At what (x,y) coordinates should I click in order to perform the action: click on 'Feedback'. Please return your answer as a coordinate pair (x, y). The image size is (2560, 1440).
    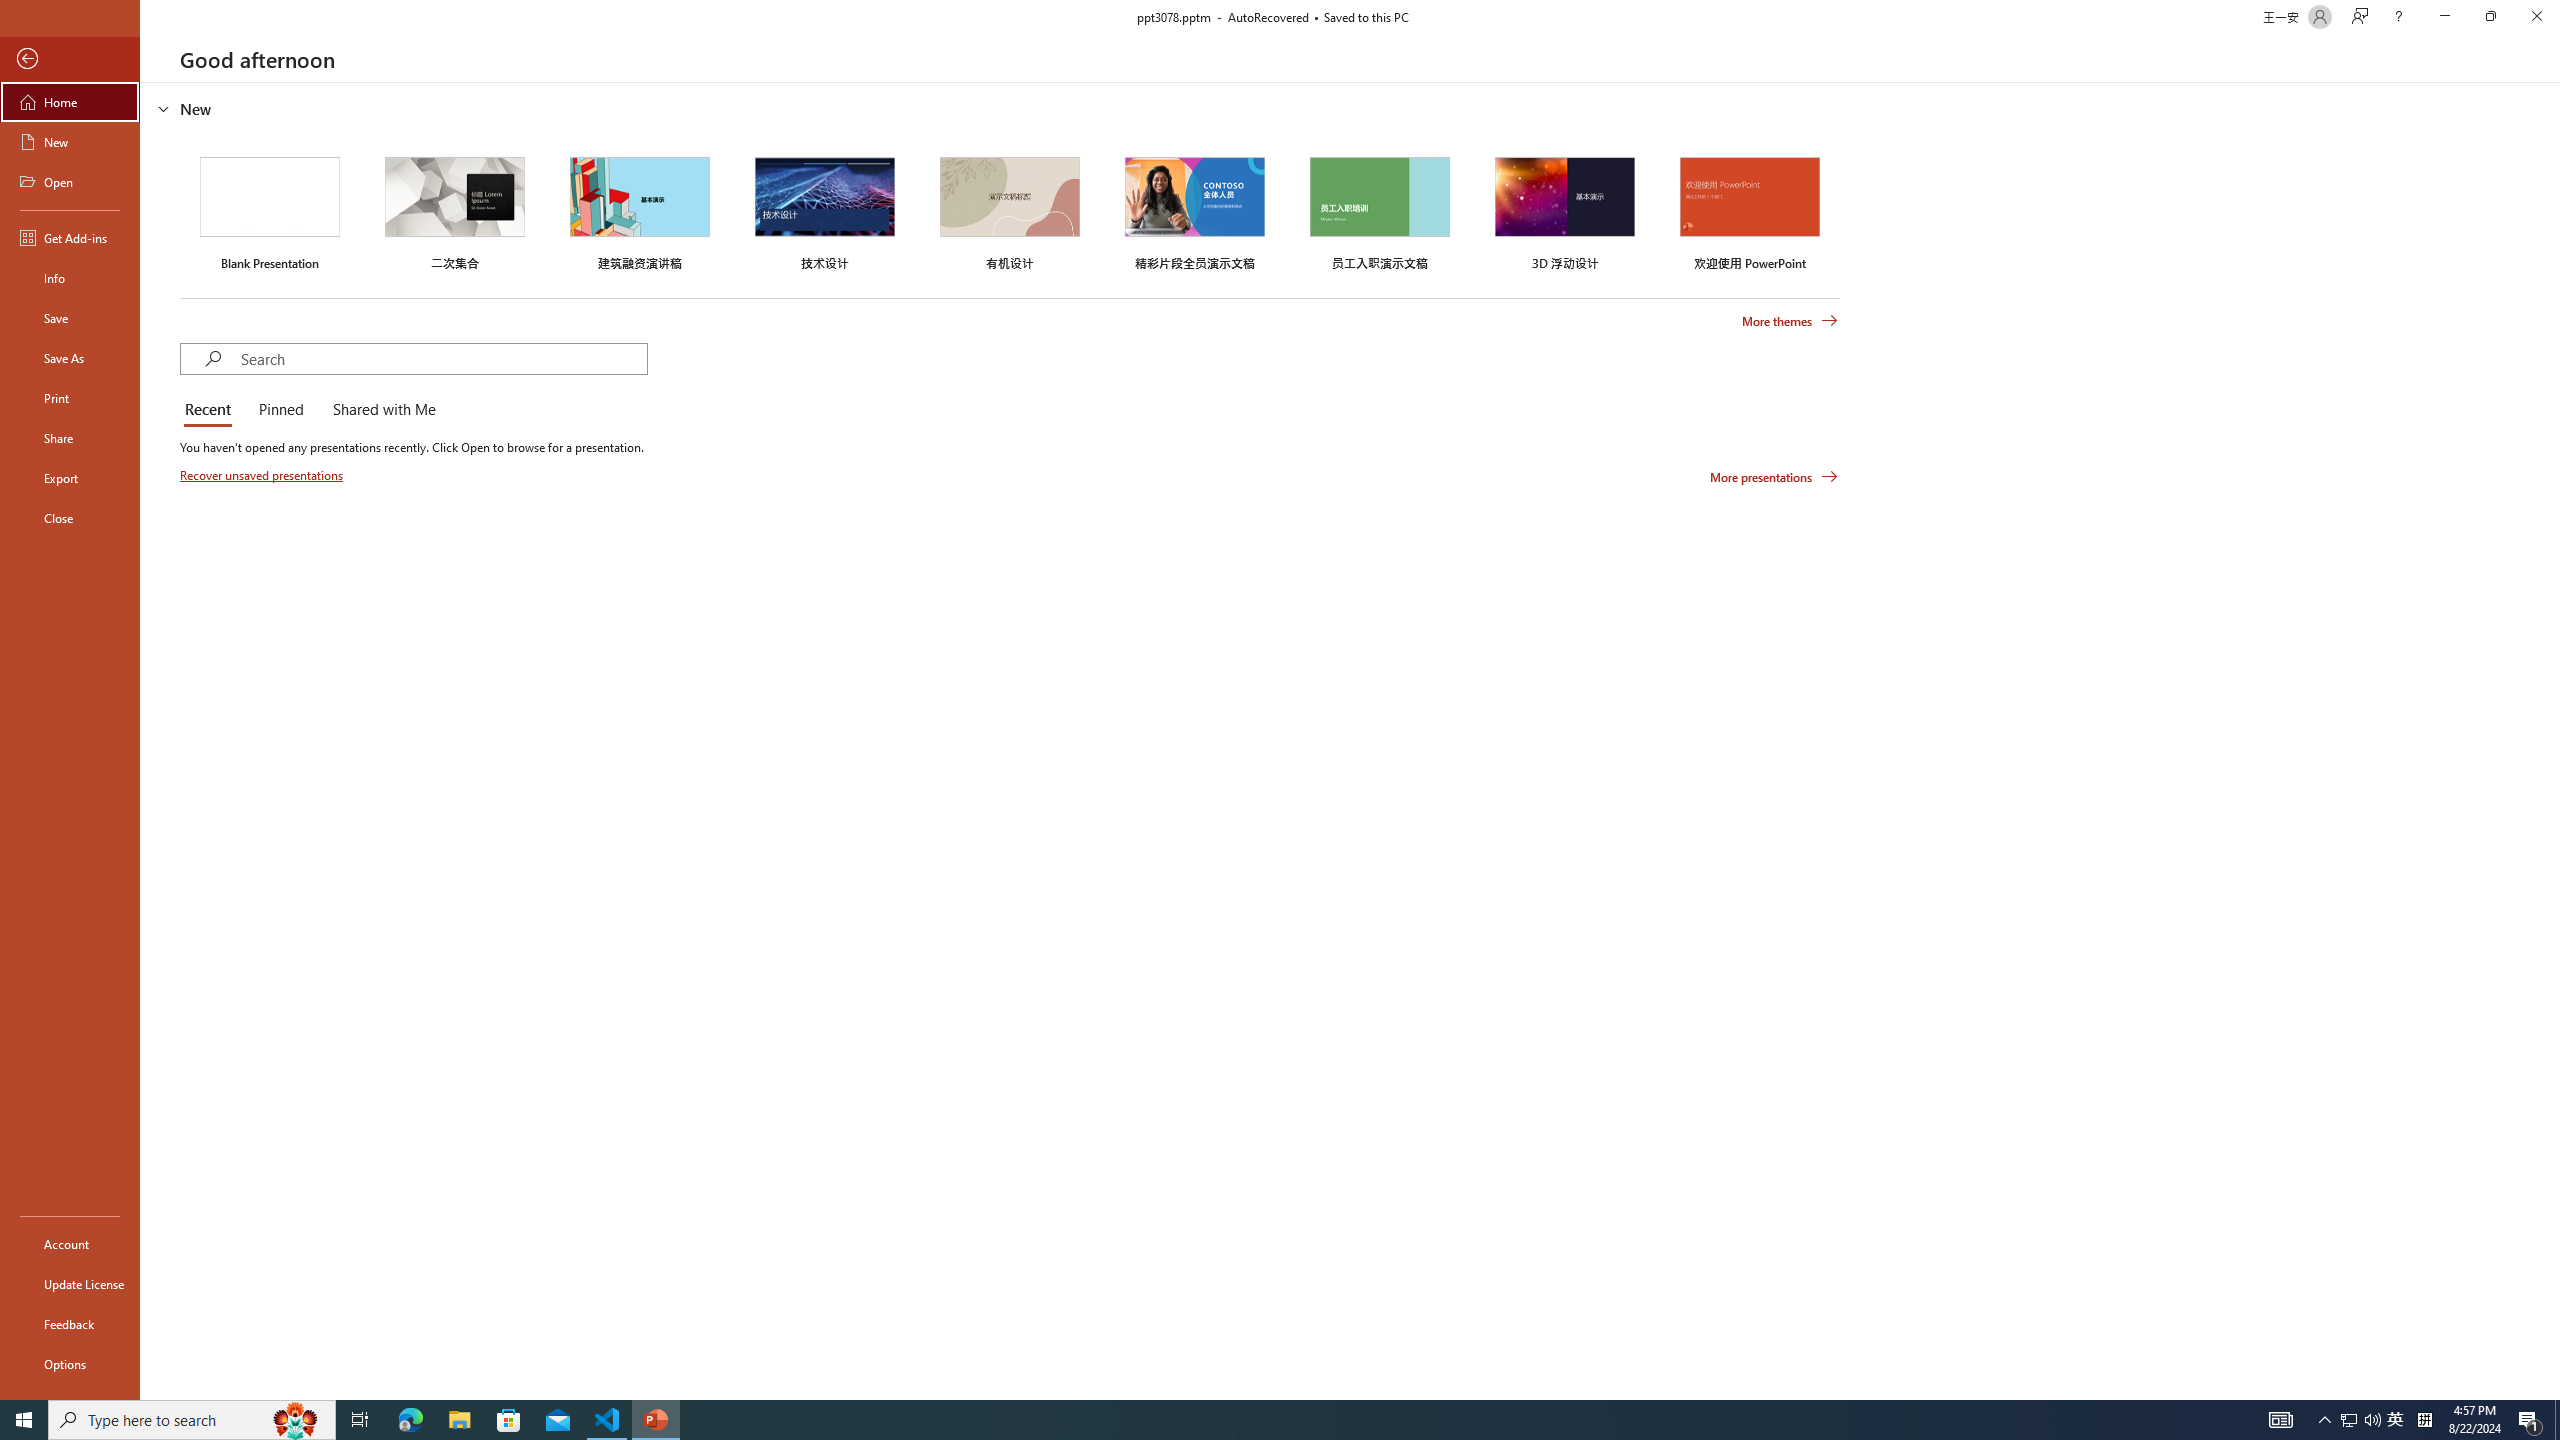
    Looking at the image, I should click on (69, 1324).